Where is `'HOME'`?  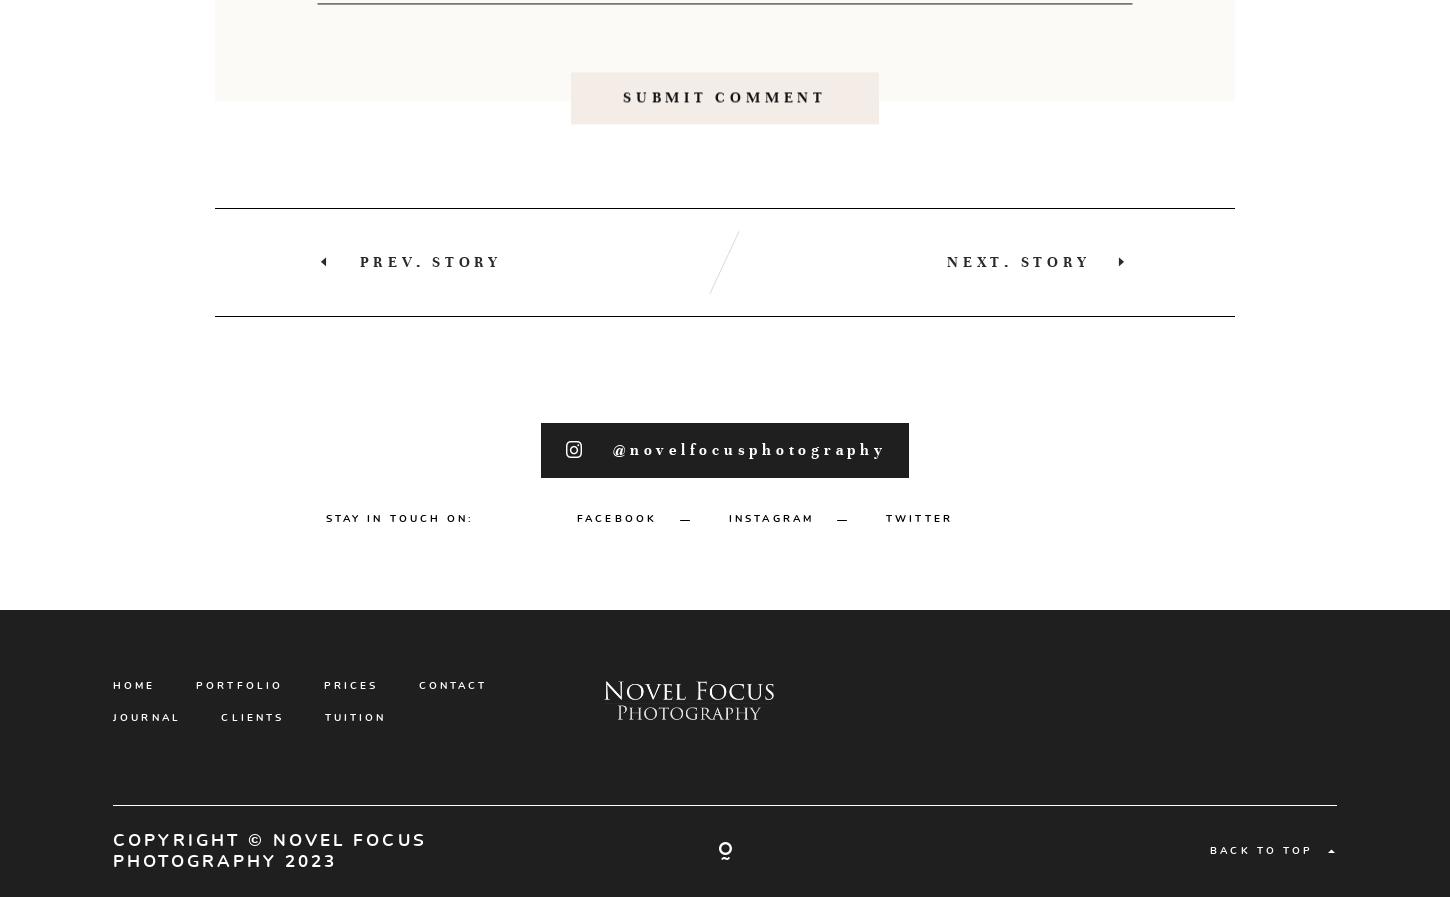
'HOME' is located at coordinates (132, 775).